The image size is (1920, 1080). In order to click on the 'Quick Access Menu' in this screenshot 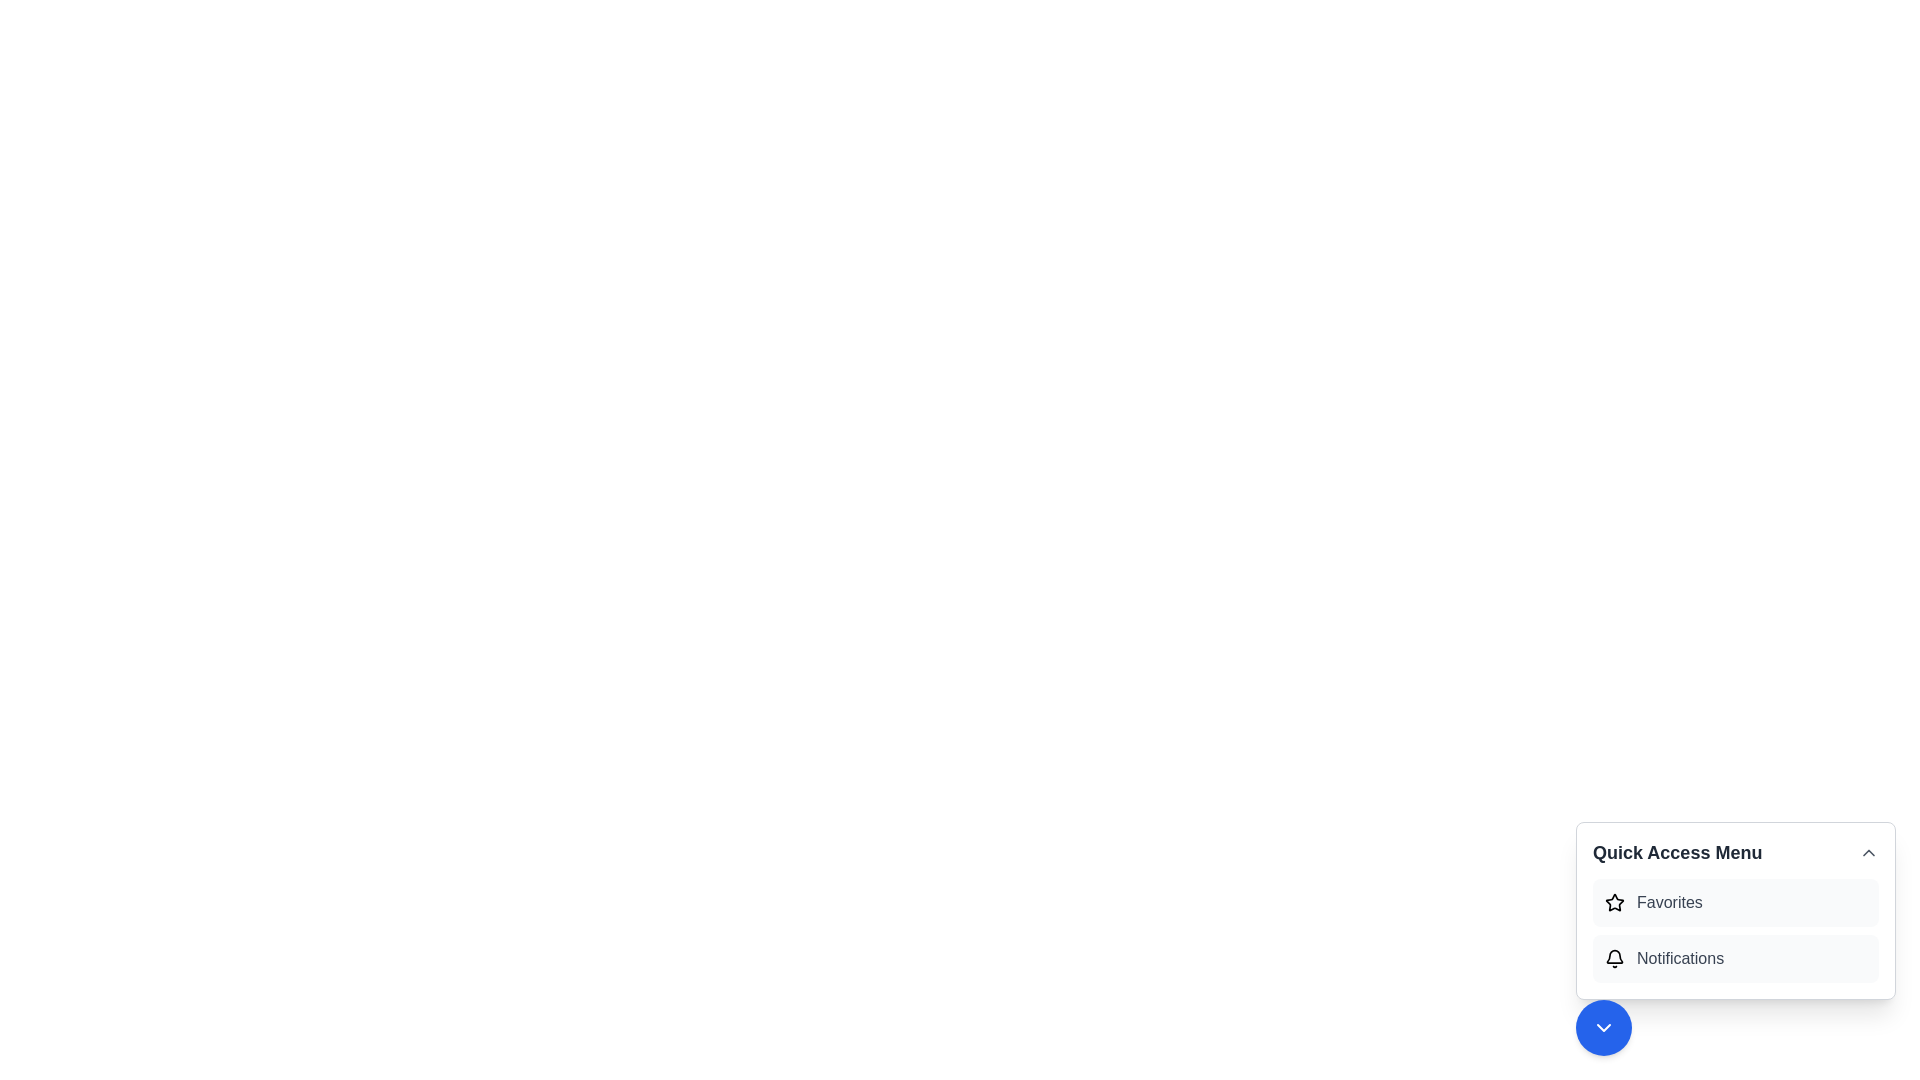, I will do `click(1735, 910)`.